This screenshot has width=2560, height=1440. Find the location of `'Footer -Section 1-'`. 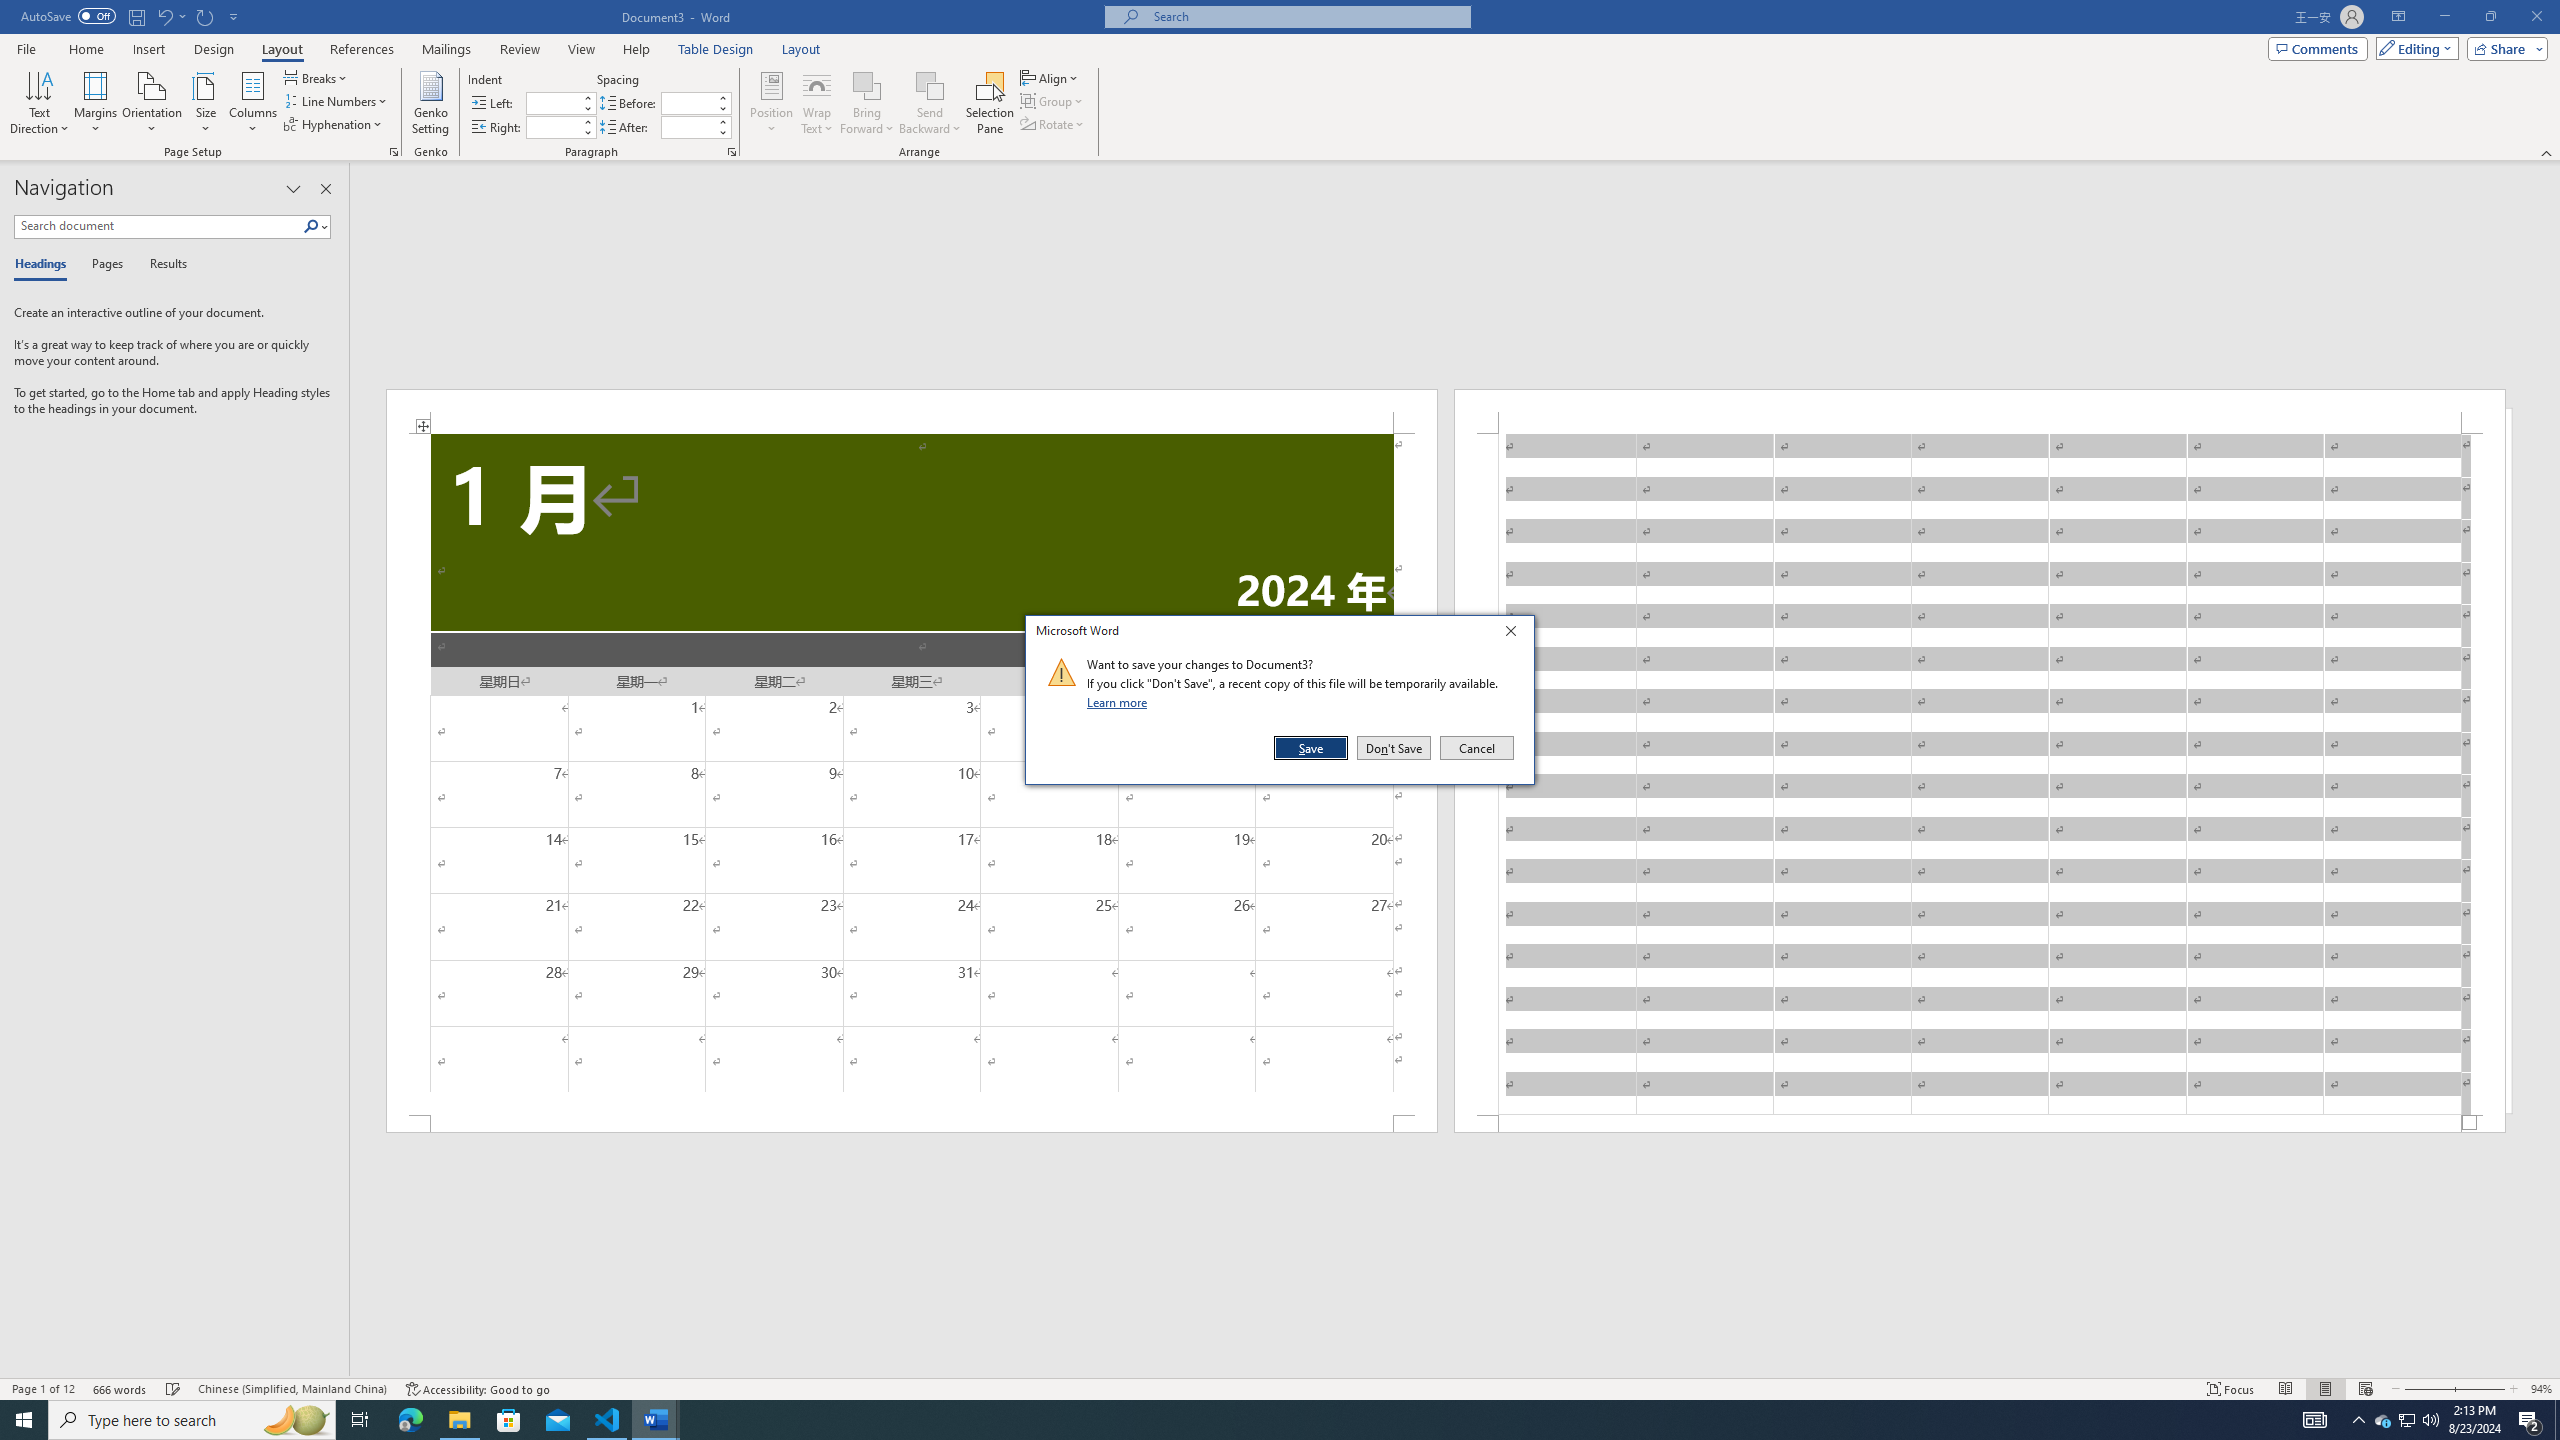

'Footer -Section 1-' is located at coordinates (1980, 1122).